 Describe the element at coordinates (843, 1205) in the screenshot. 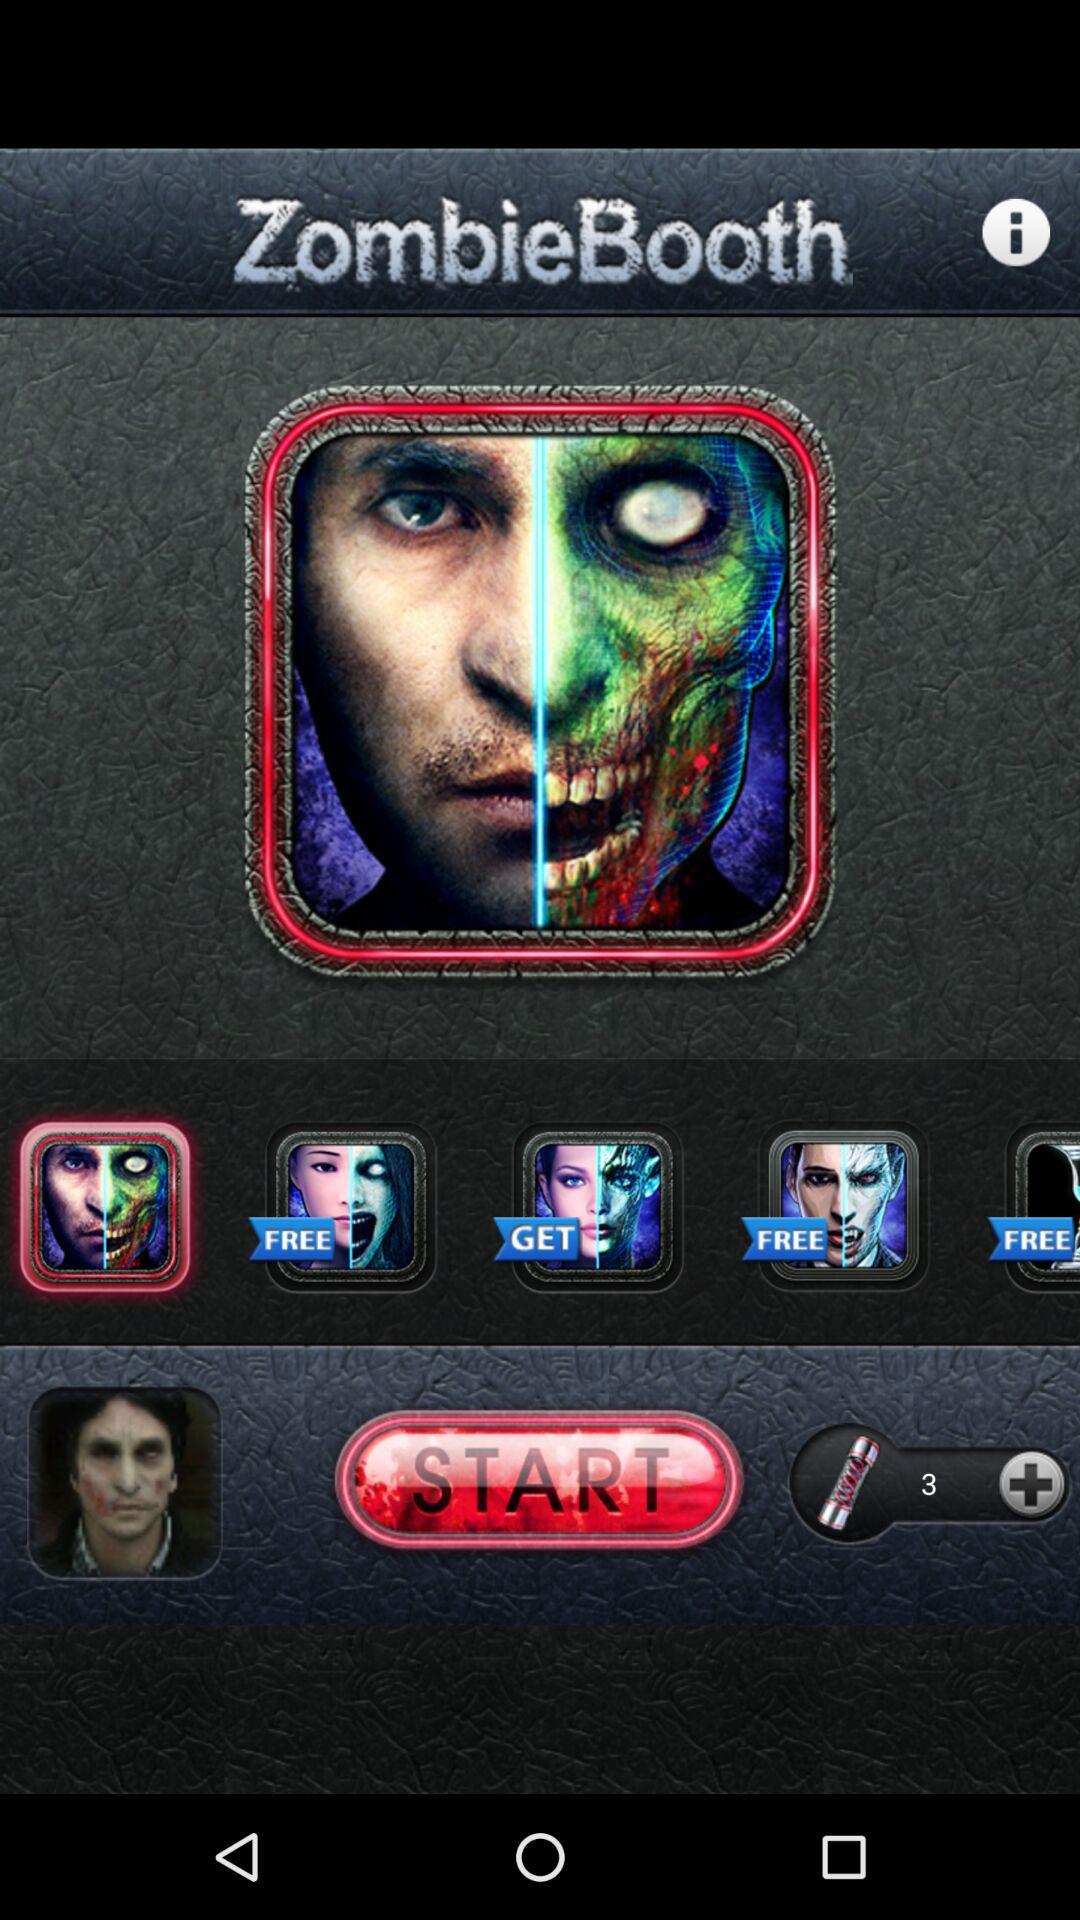

I see `click icon to make photo into zombie` at that location.